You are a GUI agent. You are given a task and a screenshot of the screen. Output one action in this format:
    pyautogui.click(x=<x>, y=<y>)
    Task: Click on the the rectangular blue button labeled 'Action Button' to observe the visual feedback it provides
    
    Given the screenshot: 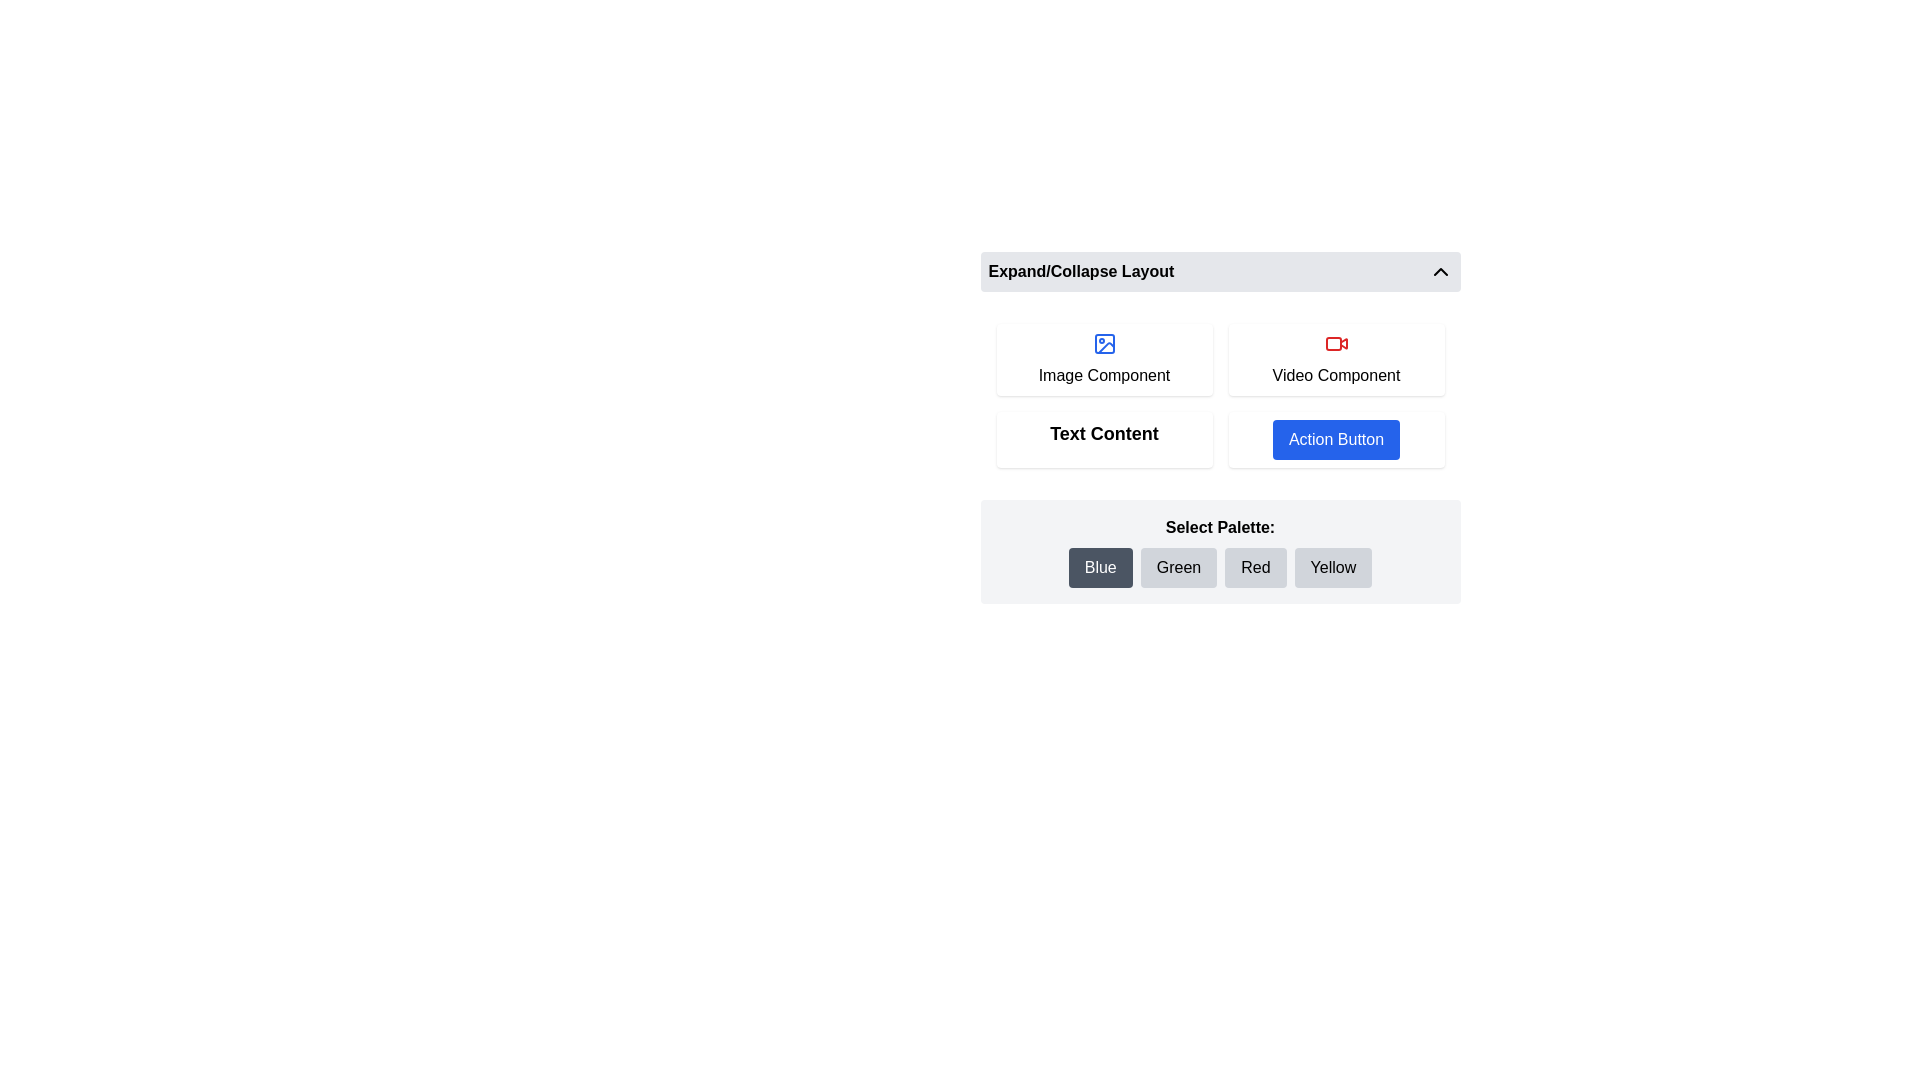 What is the action you would take?
    pyautogui.click(x=1336, y=438)
    